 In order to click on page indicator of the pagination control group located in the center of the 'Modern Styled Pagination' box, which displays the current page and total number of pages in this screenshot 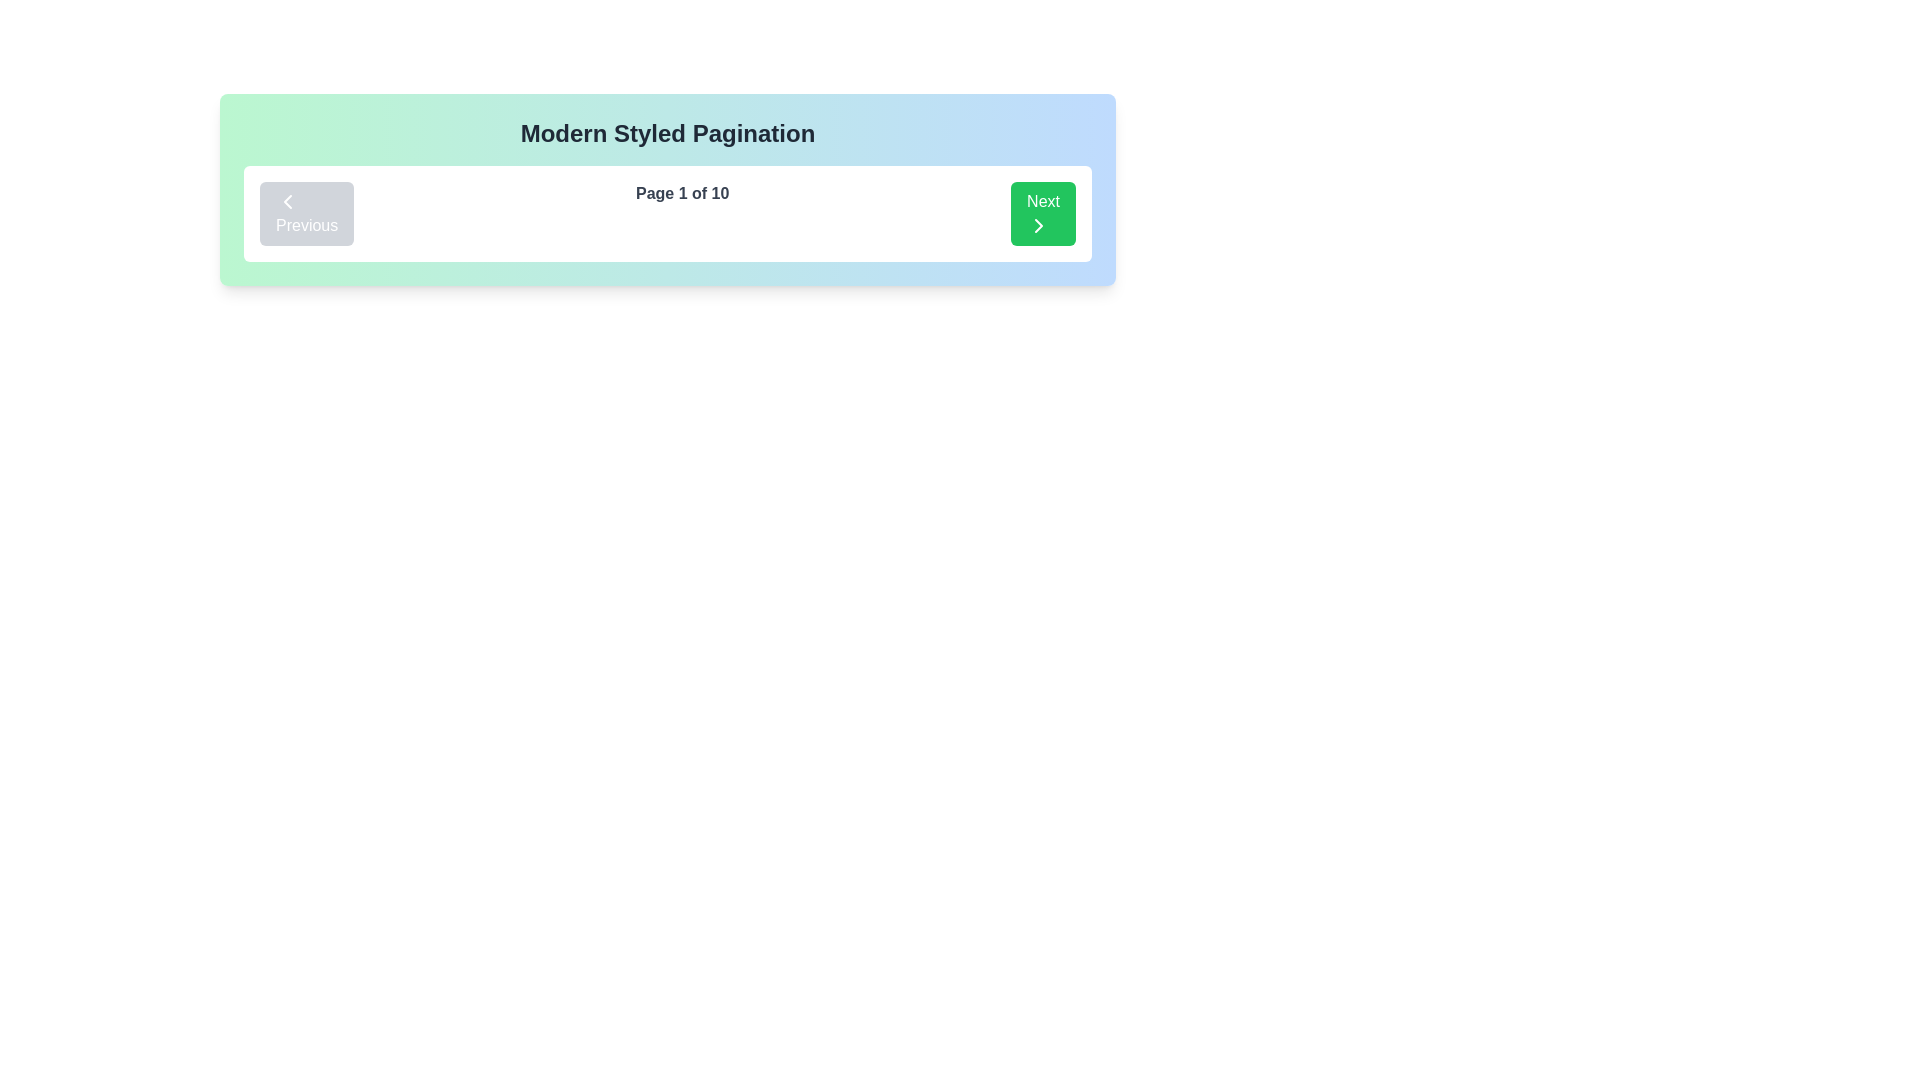, I will do `click(667, 213)`.